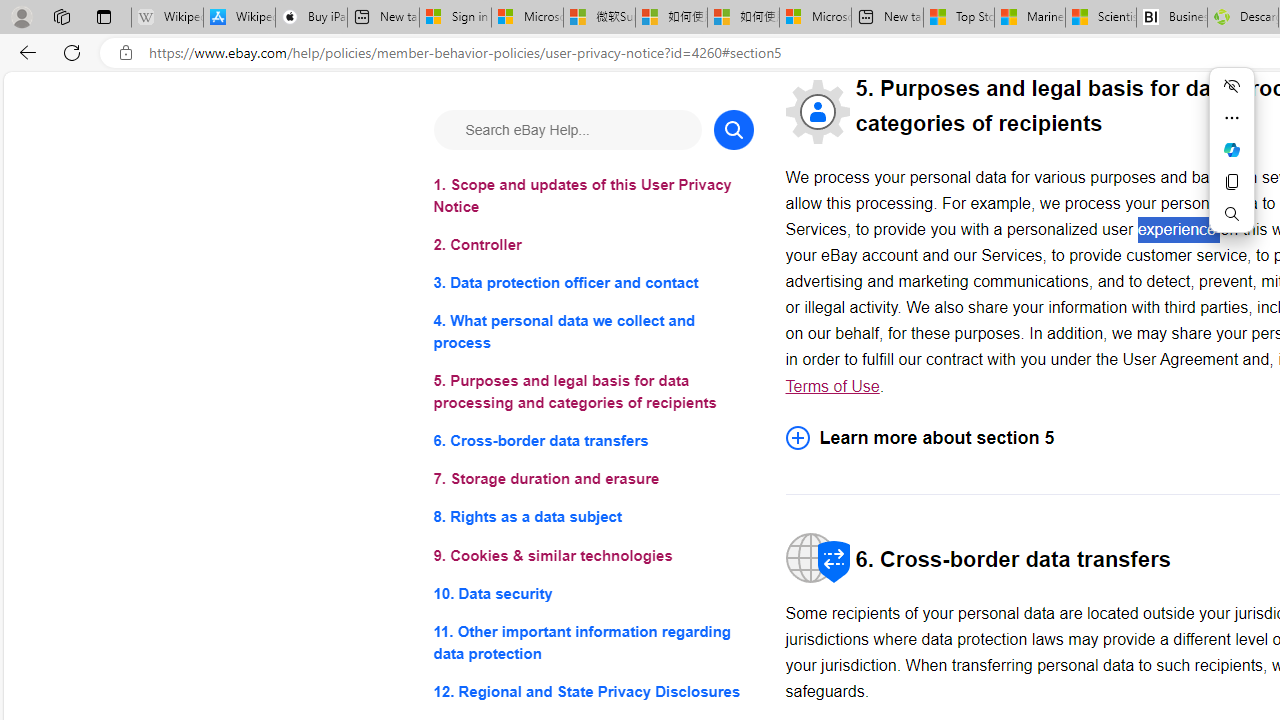 Image resolution: width=1280 pixels, height=720 pixels. I want to click on '11. Other important information regarding data protection', so click(592, 642).